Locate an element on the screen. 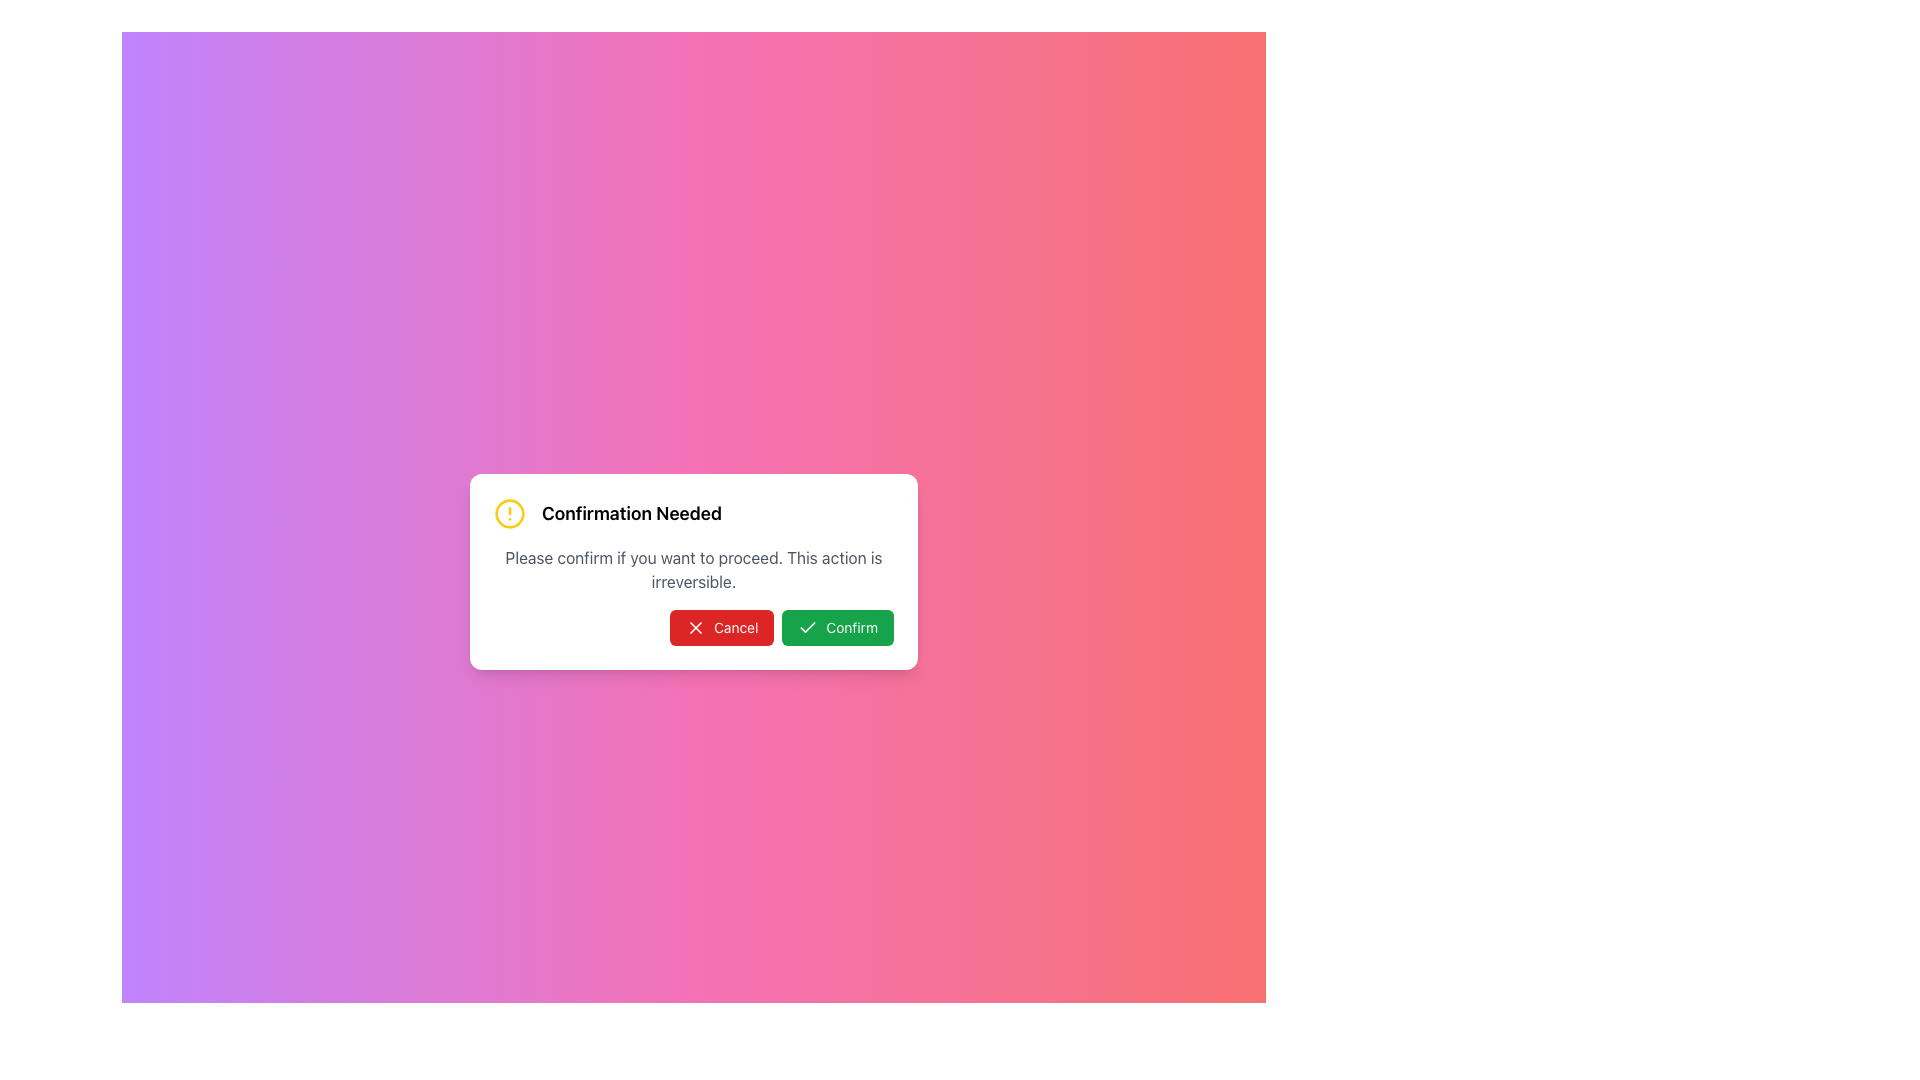 The height and width of the screenshot is (1080, 1920). the Button Group containing 'Cancel' and 'Confirm' buttons located at the bottom of the modal dialog is located at coordinates (694, 627).